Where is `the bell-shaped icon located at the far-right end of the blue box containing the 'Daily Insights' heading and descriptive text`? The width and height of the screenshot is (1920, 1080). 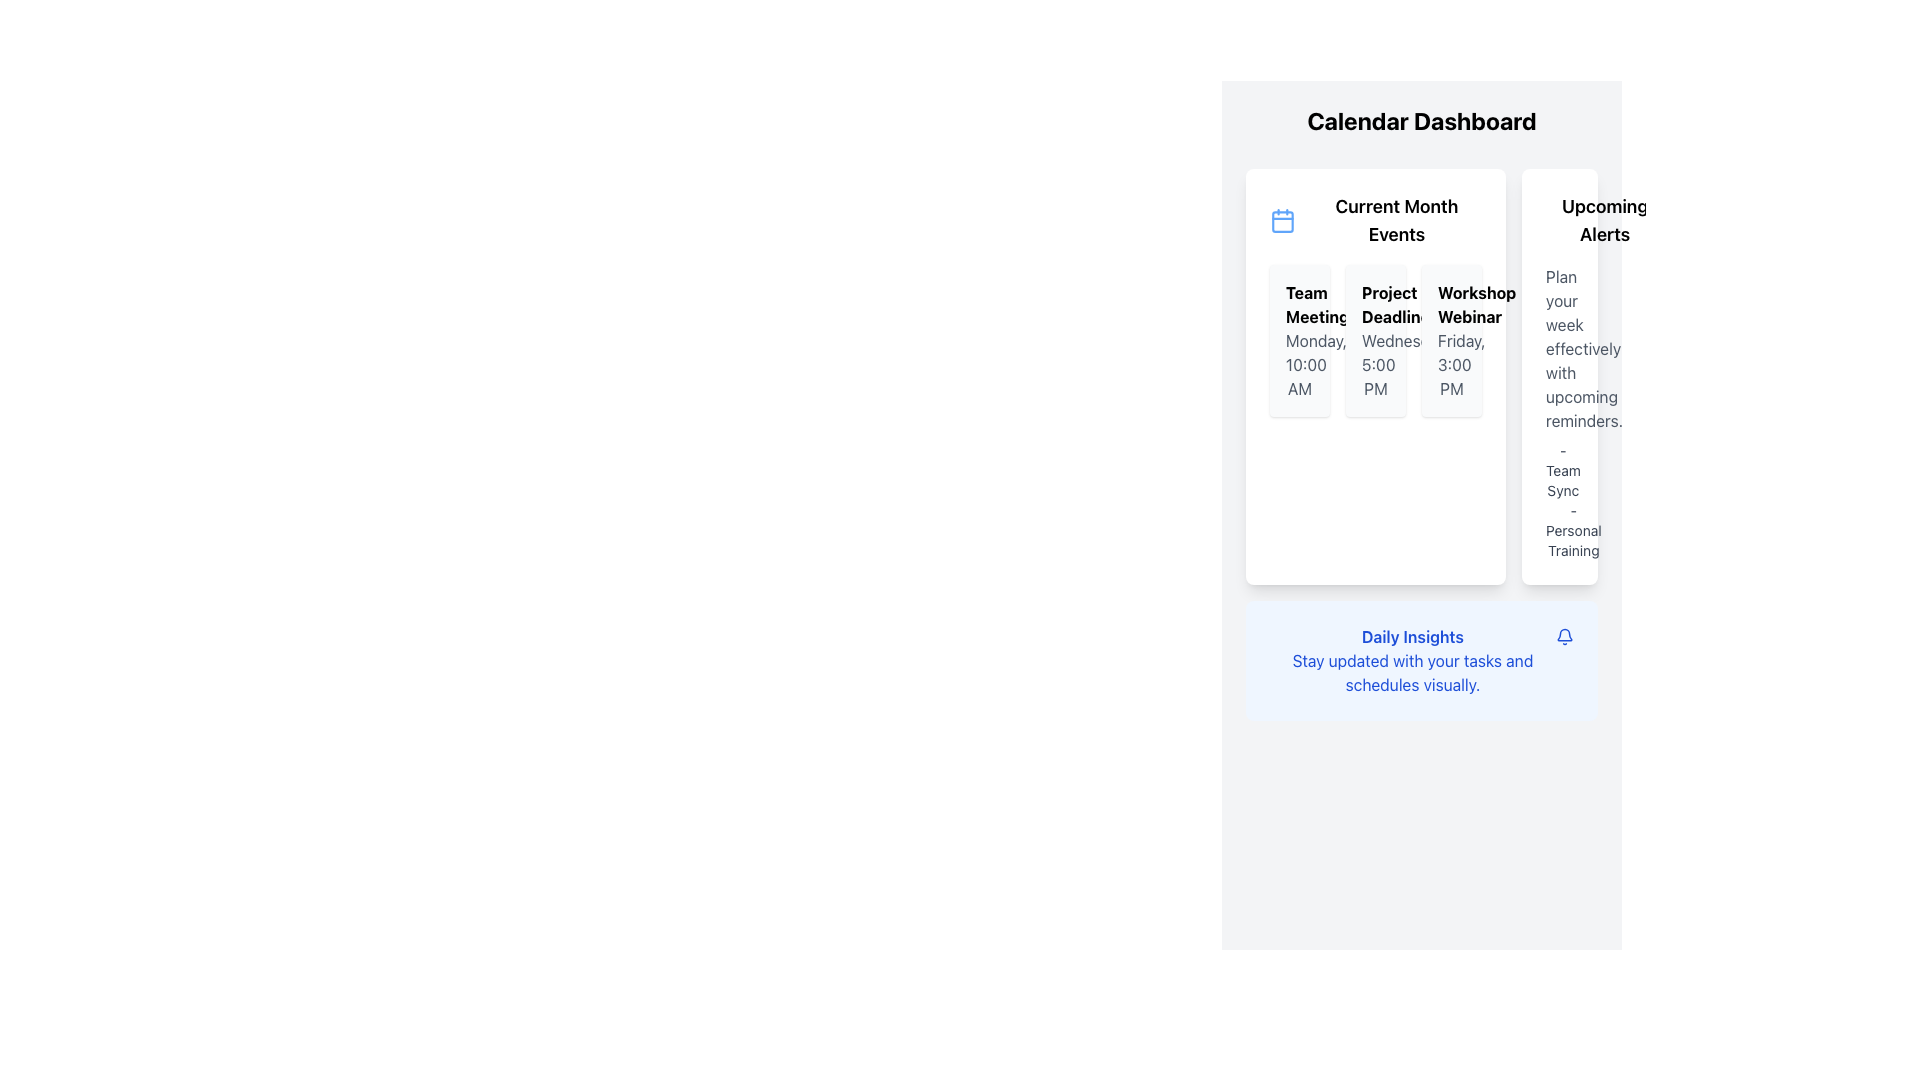 the bell-shaped icon located at the far-right end of the blue box containing the 'Daily Insights' heading and descriptive text is located at coordinates (1563, 636).